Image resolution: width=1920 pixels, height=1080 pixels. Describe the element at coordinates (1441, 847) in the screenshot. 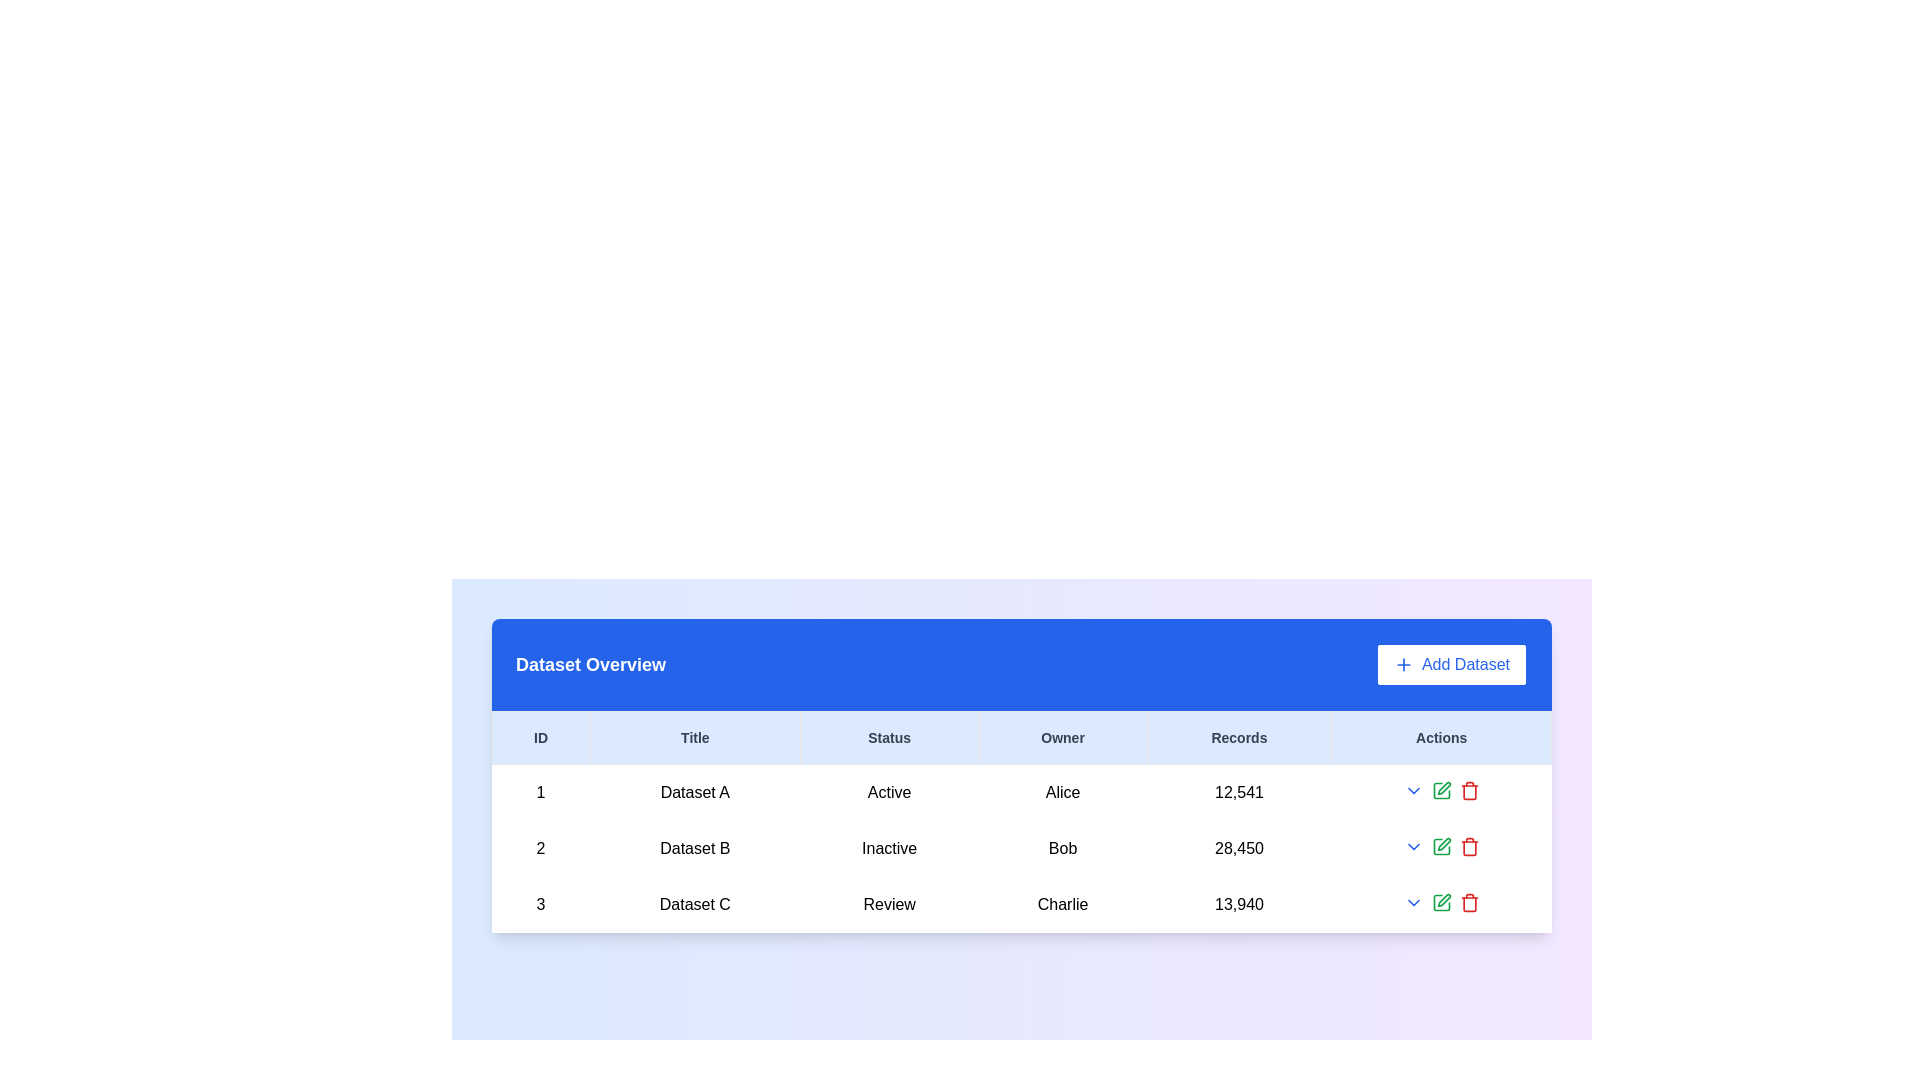

I see `the edit action icon located in the 'Actions' column of the second dataset entry, which is the middle icon in a horizontal group of three icons` at that location.